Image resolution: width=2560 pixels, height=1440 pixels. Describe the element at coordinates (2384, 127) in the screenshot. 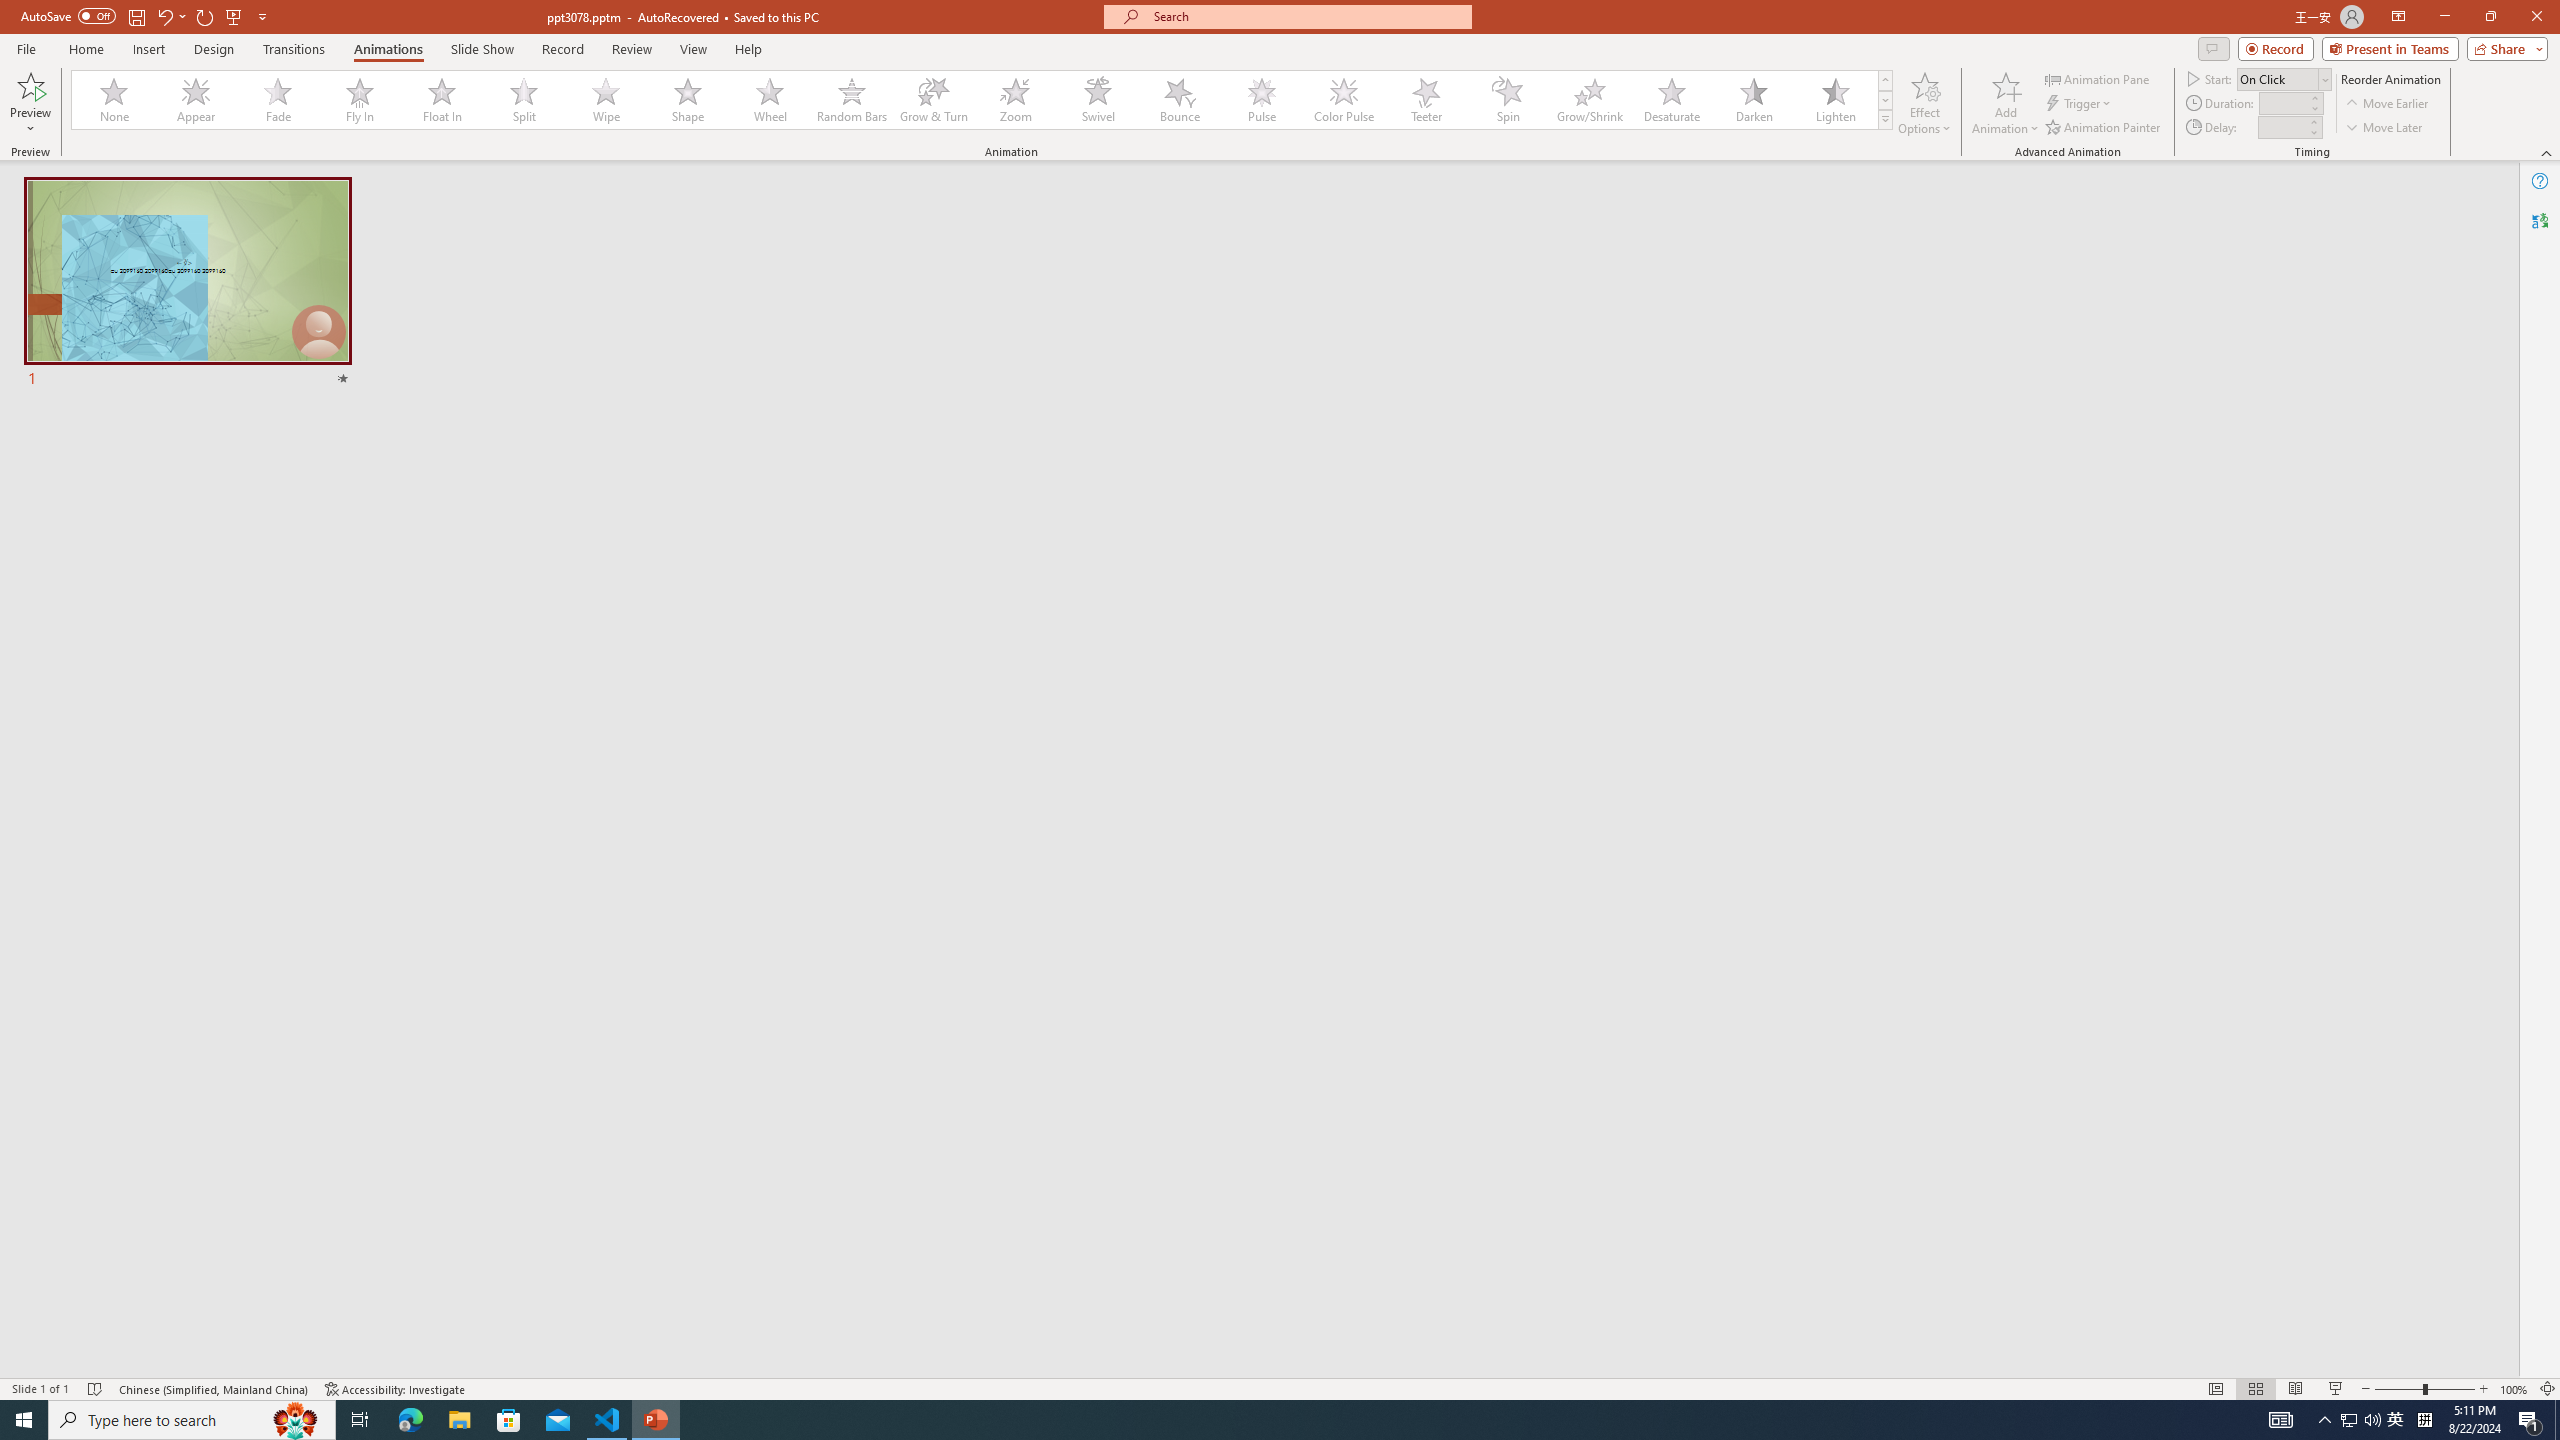

I see `'Move Later'` at that location.